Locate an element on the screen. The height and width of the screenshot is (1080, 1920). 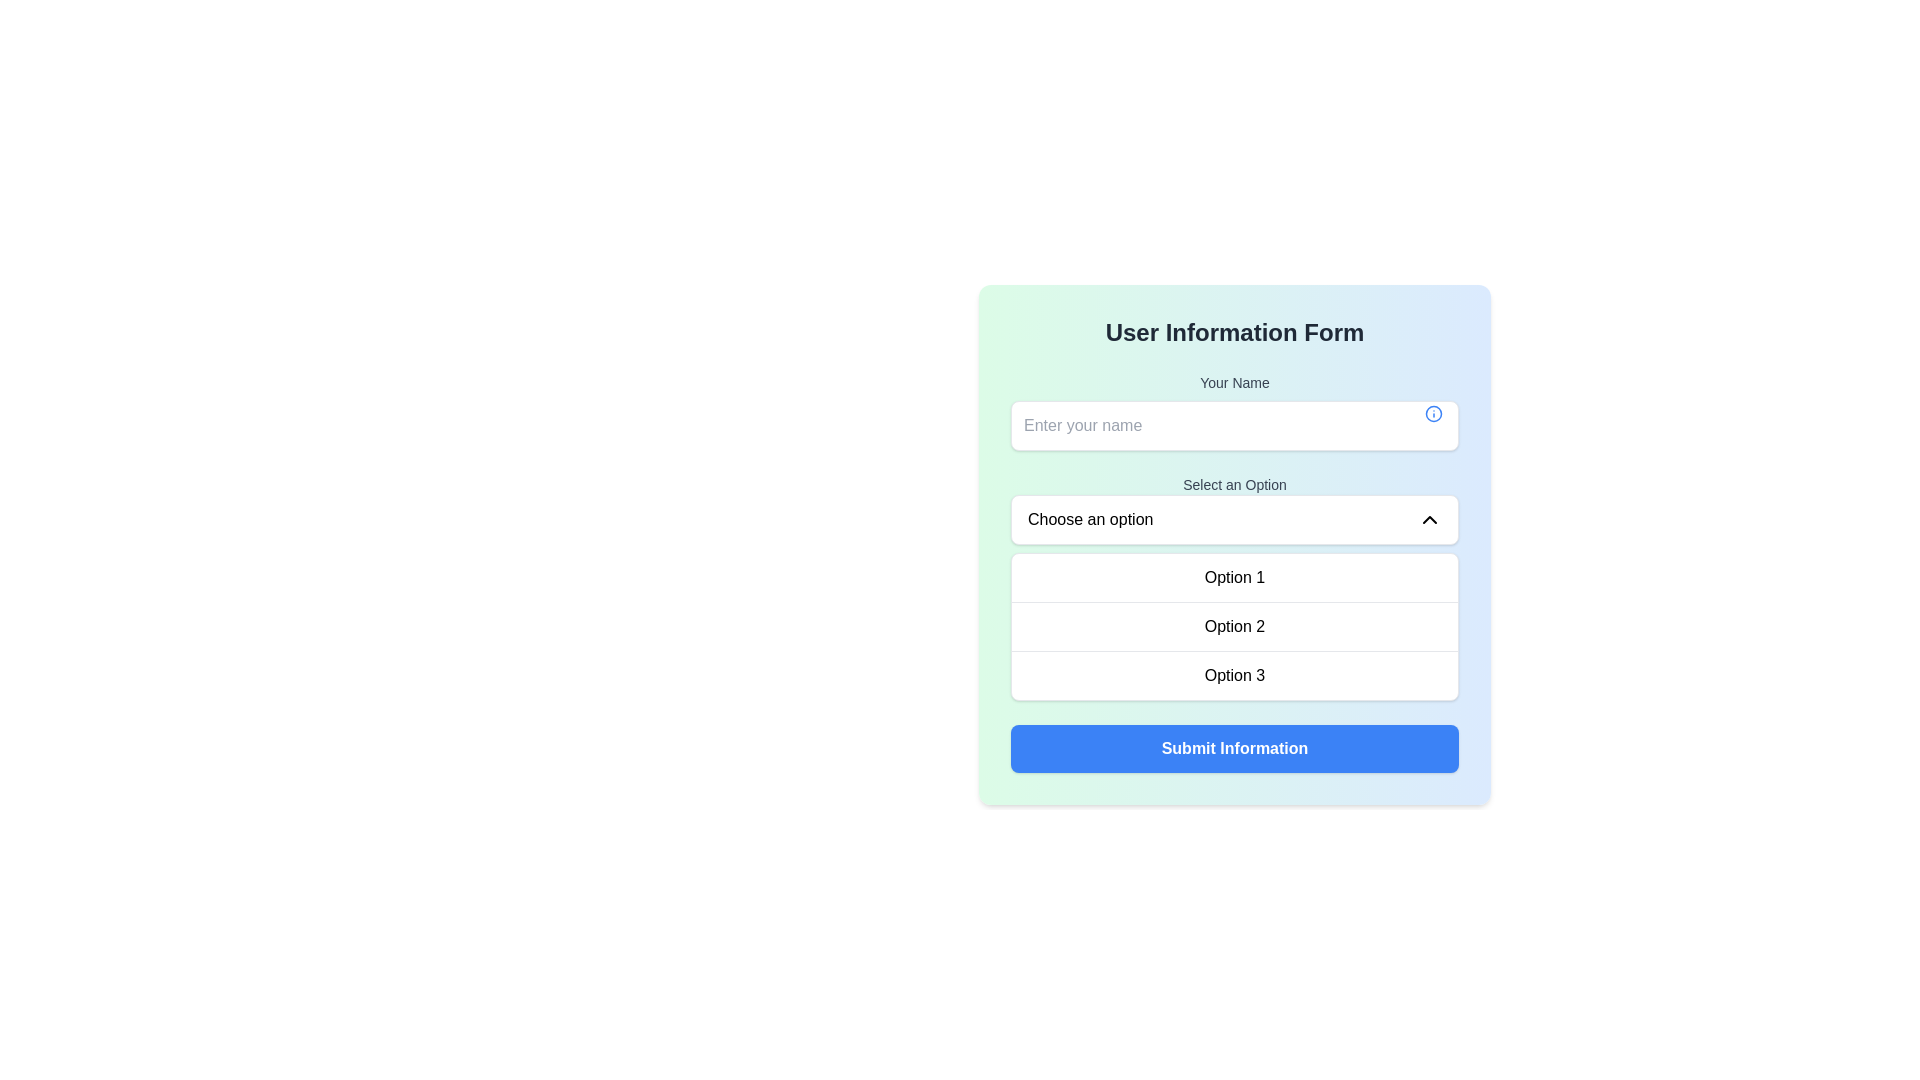
the small circular blue information icon located in the top-right corner of the 'Your Name' text input field is located at coordinates (1433, 412).